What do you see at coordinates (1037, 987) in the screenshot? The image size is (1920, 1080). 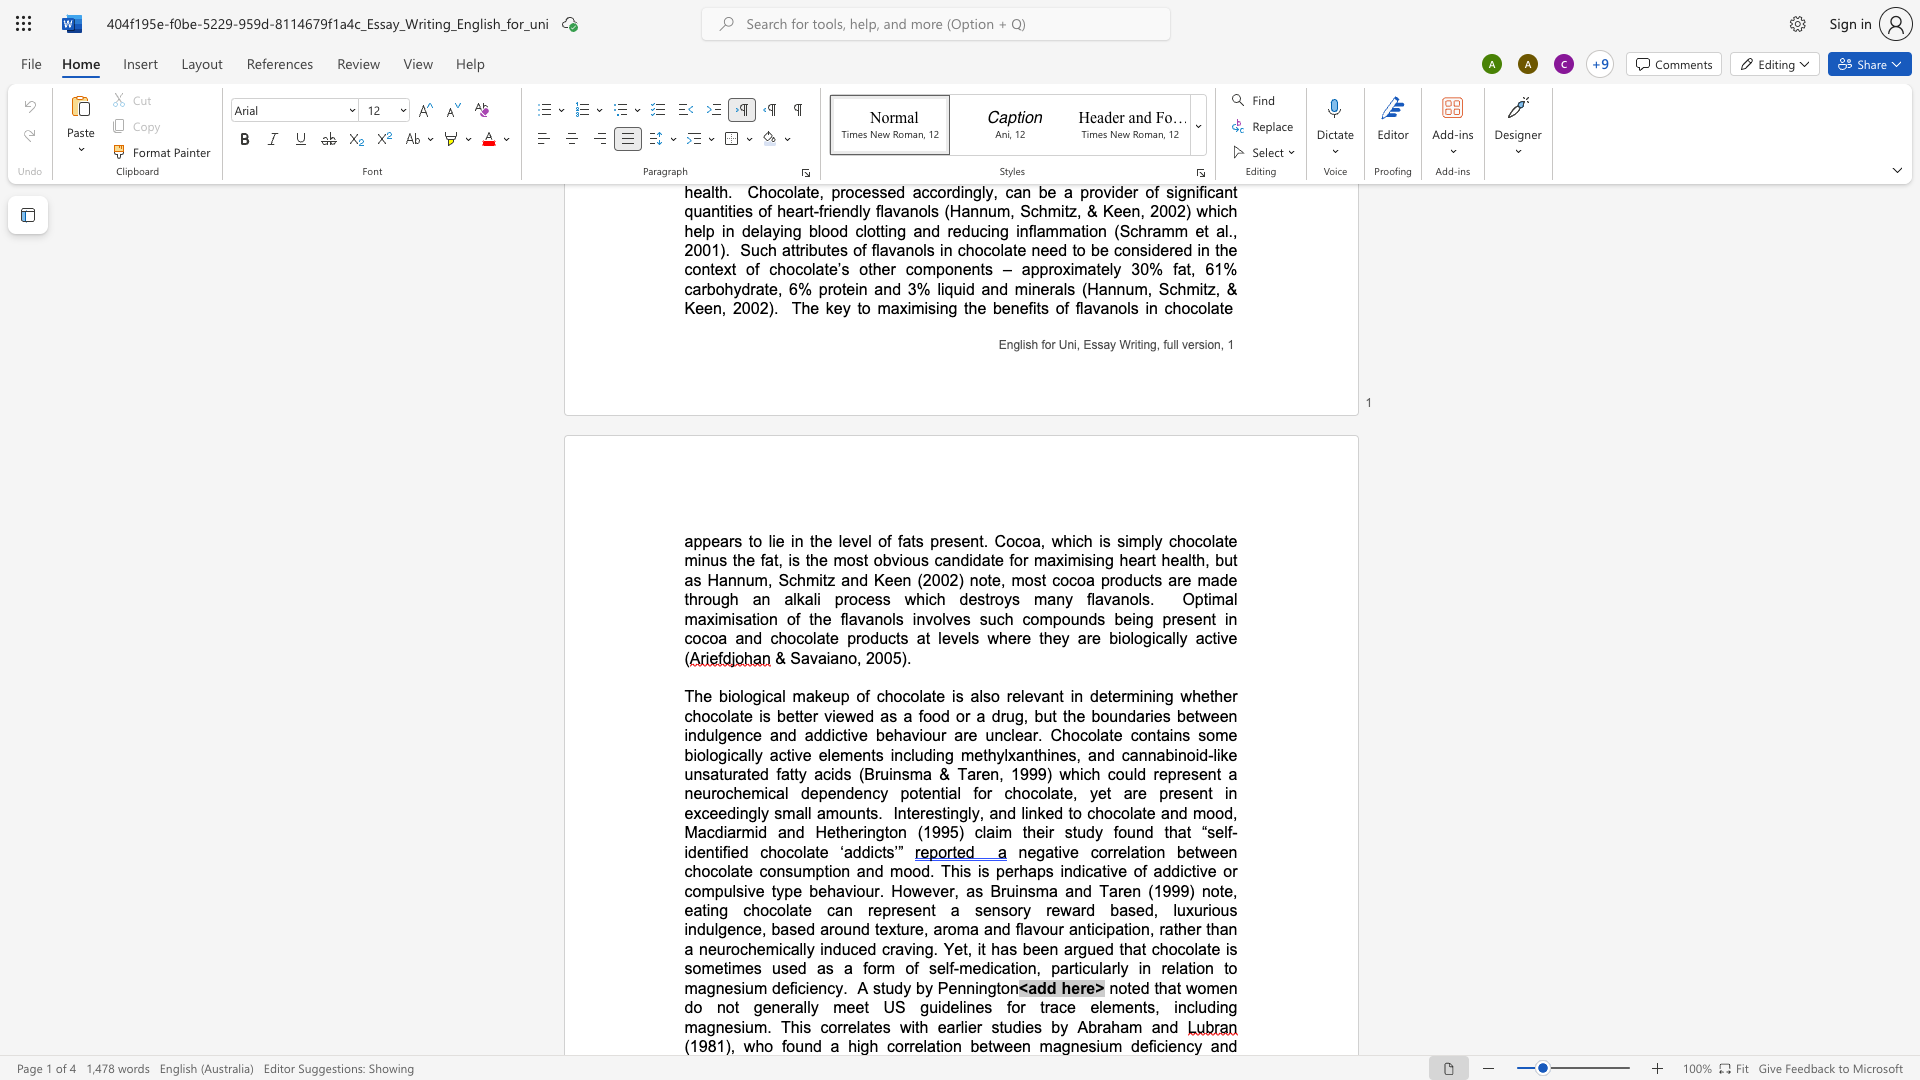 I see `the space between the continuous character "a" and "d" in the text` at bounding box center [1037, 987].